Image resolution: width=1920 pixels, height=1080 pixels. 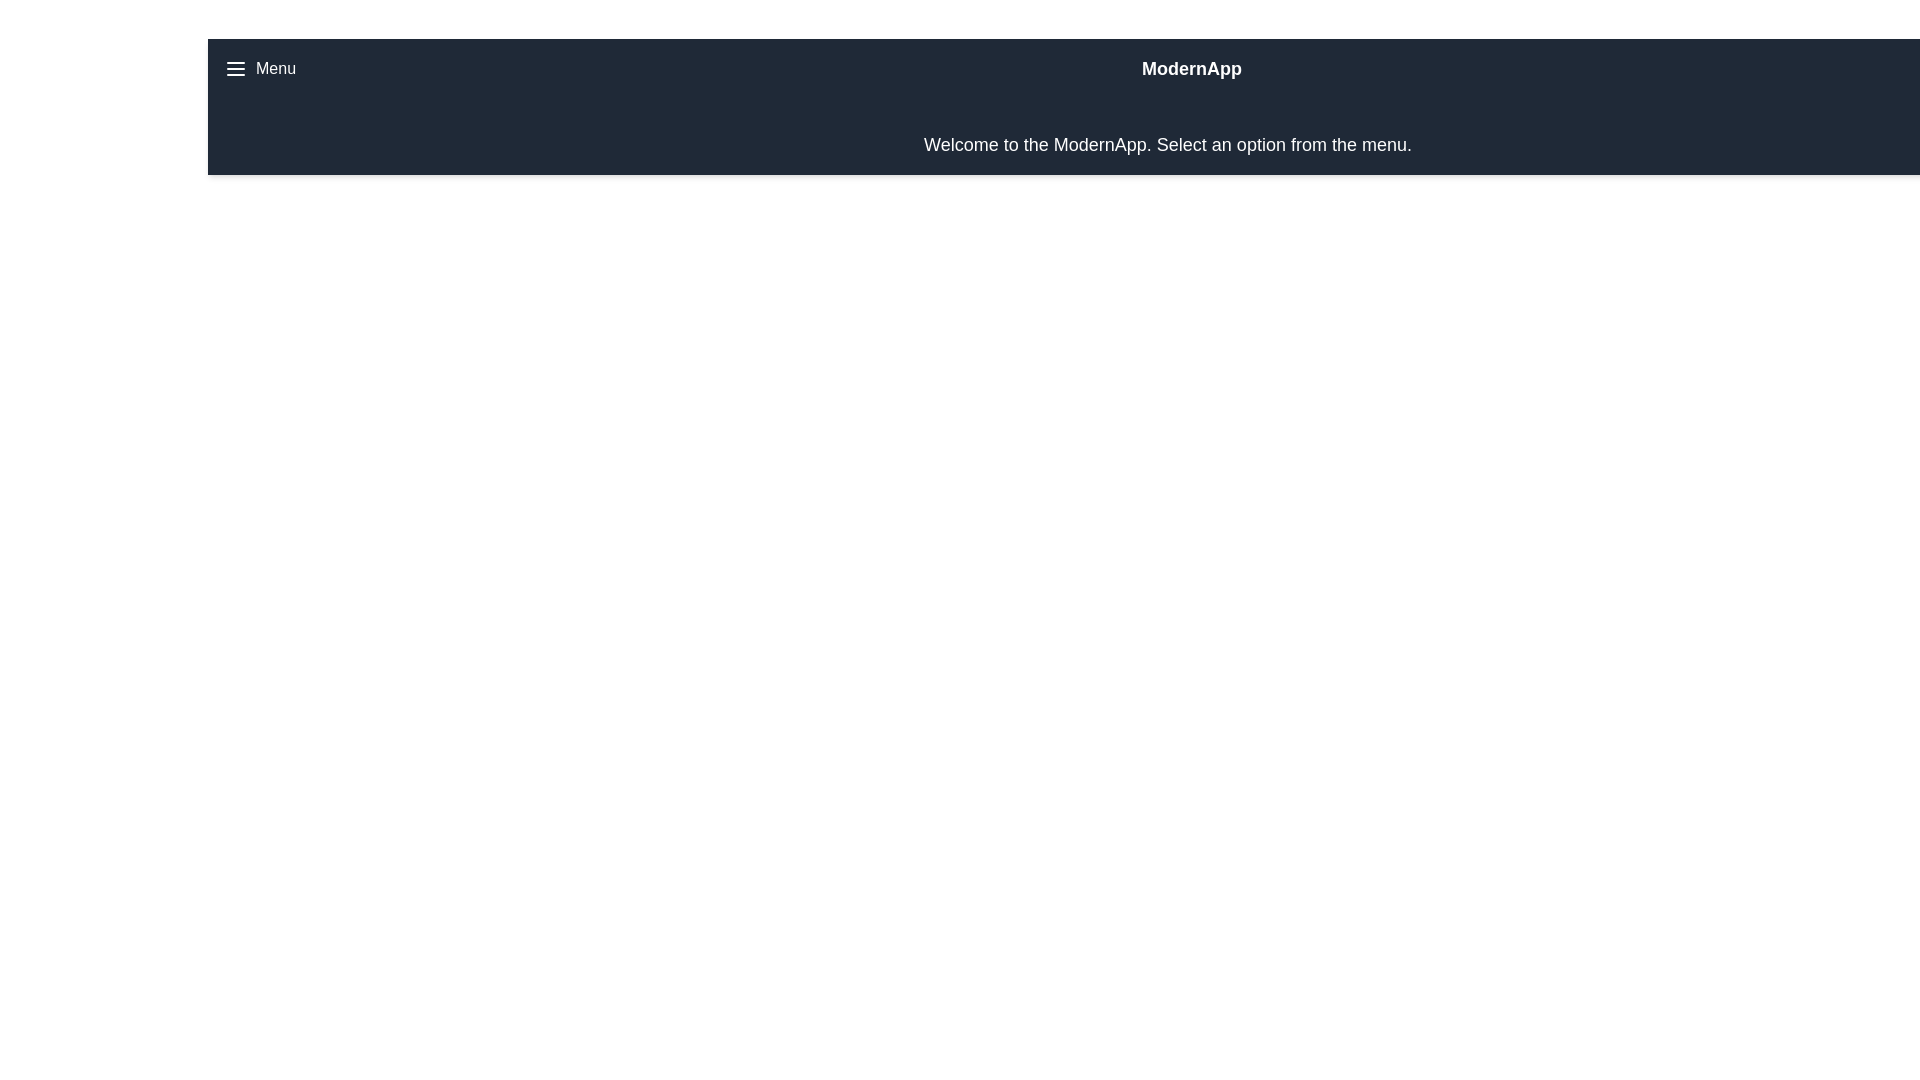 I want to click on the menu button to toggle the menu visibility, so click(x=258, y=68).